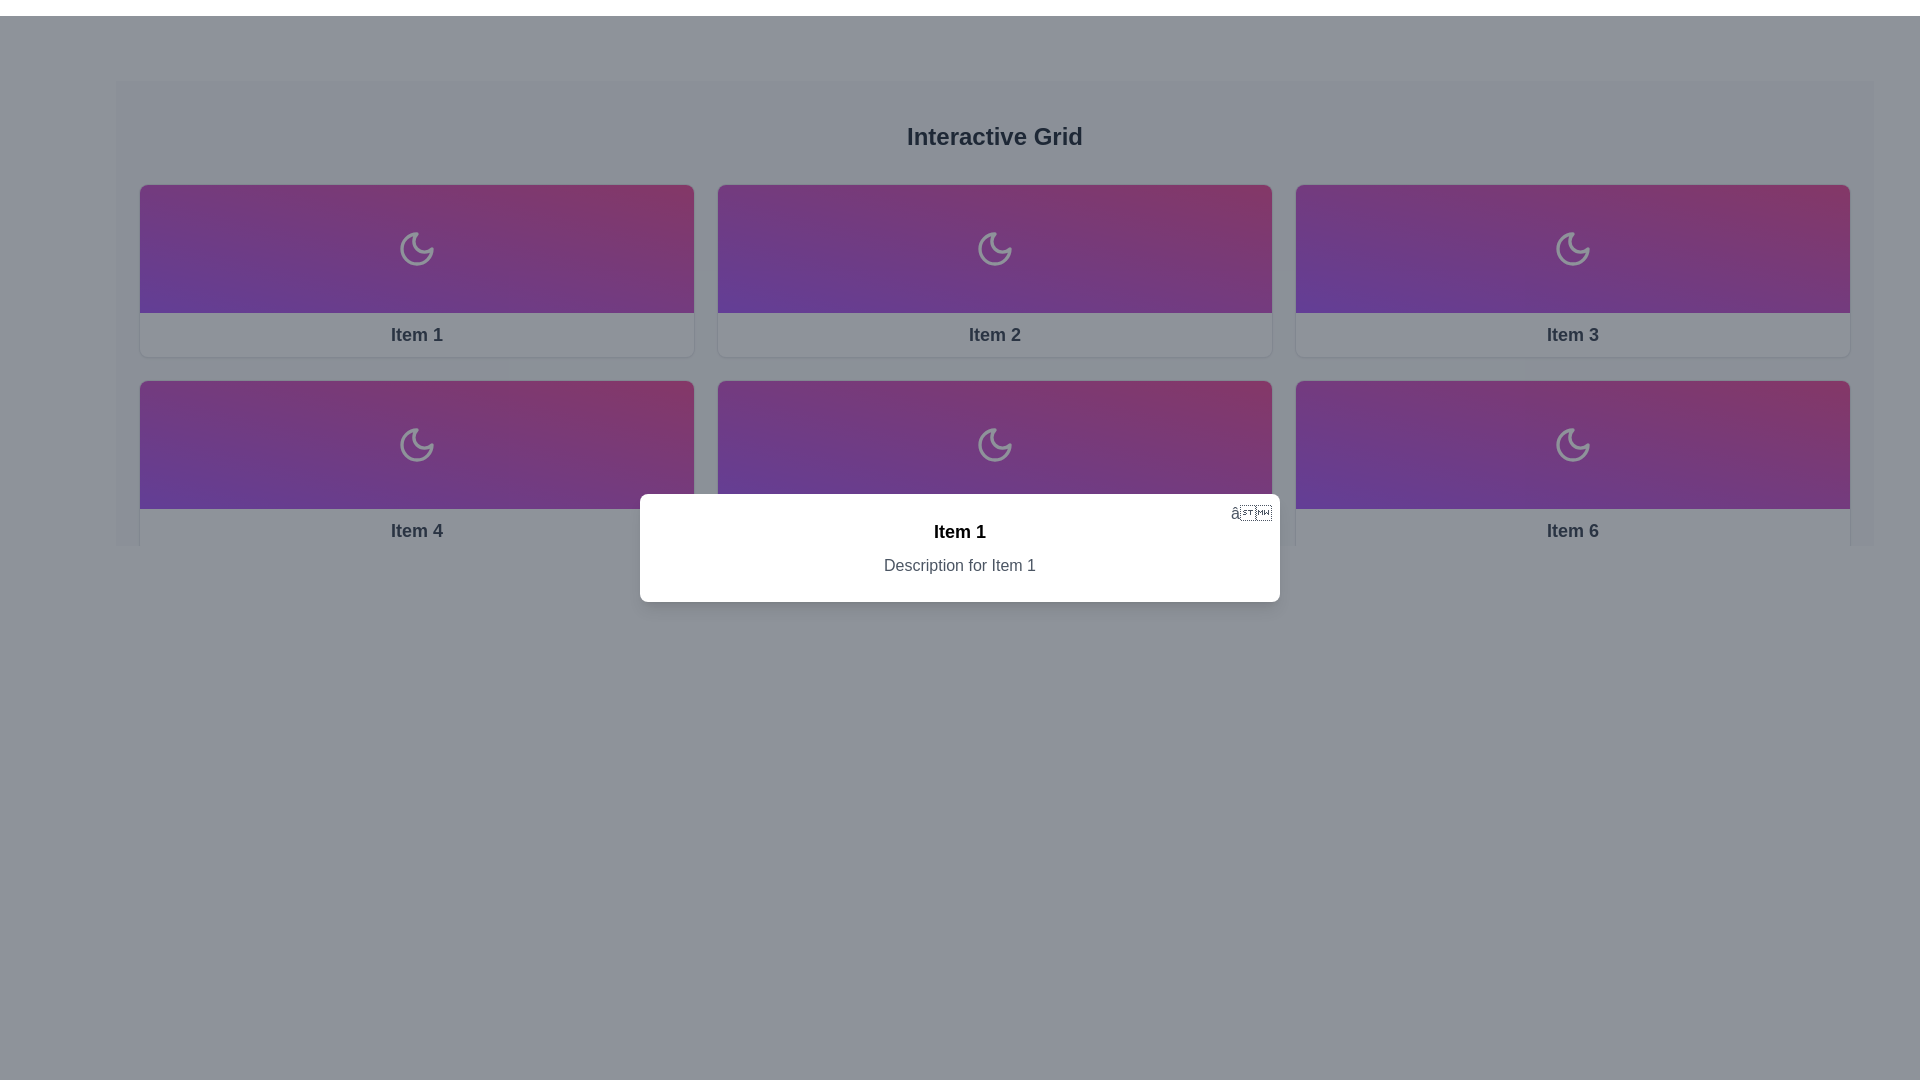 The height and width of the screenshot is (1080, 1920). I want to click on the nighttime-themed icon located in the center column of the top row in the grid layout, which is above the label 'Item 2', so click(994, 248).